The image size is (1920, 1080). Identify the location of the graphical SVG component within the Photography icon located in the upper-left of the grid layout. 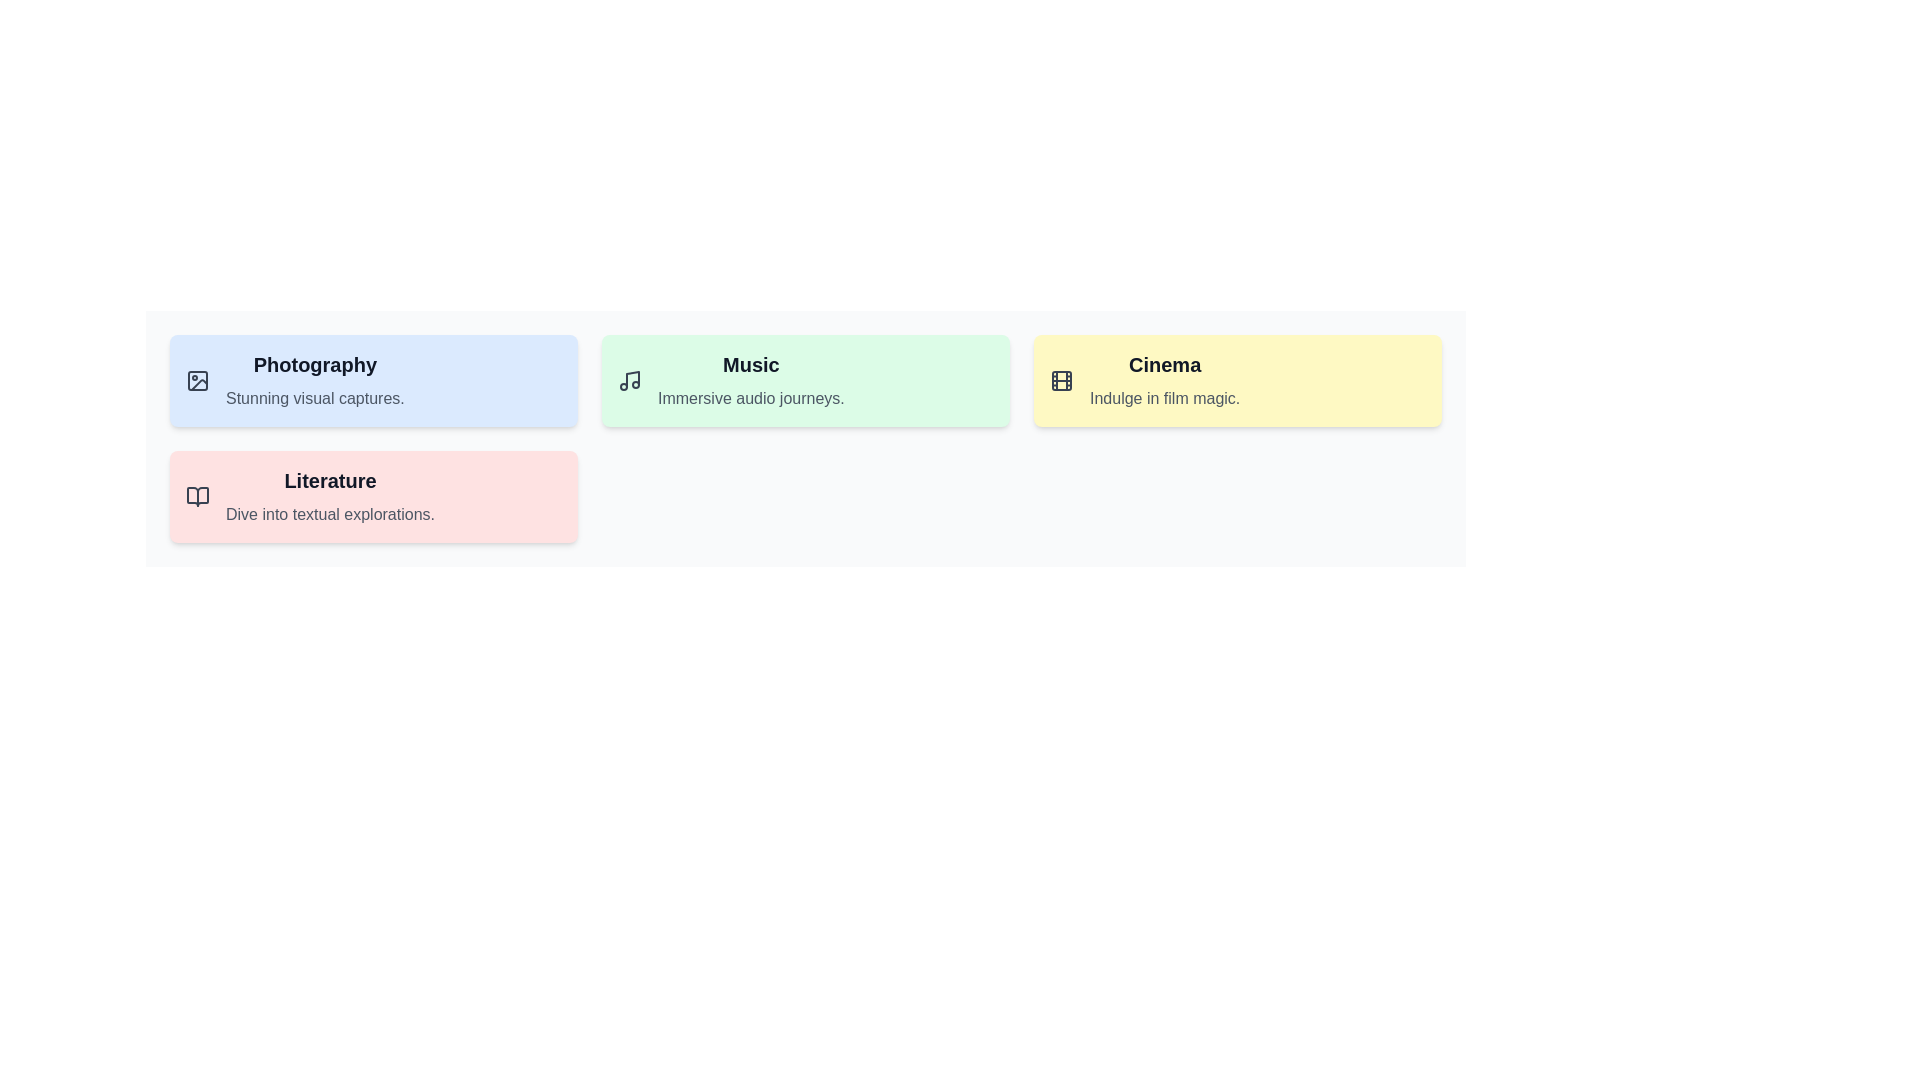
(199, 385).